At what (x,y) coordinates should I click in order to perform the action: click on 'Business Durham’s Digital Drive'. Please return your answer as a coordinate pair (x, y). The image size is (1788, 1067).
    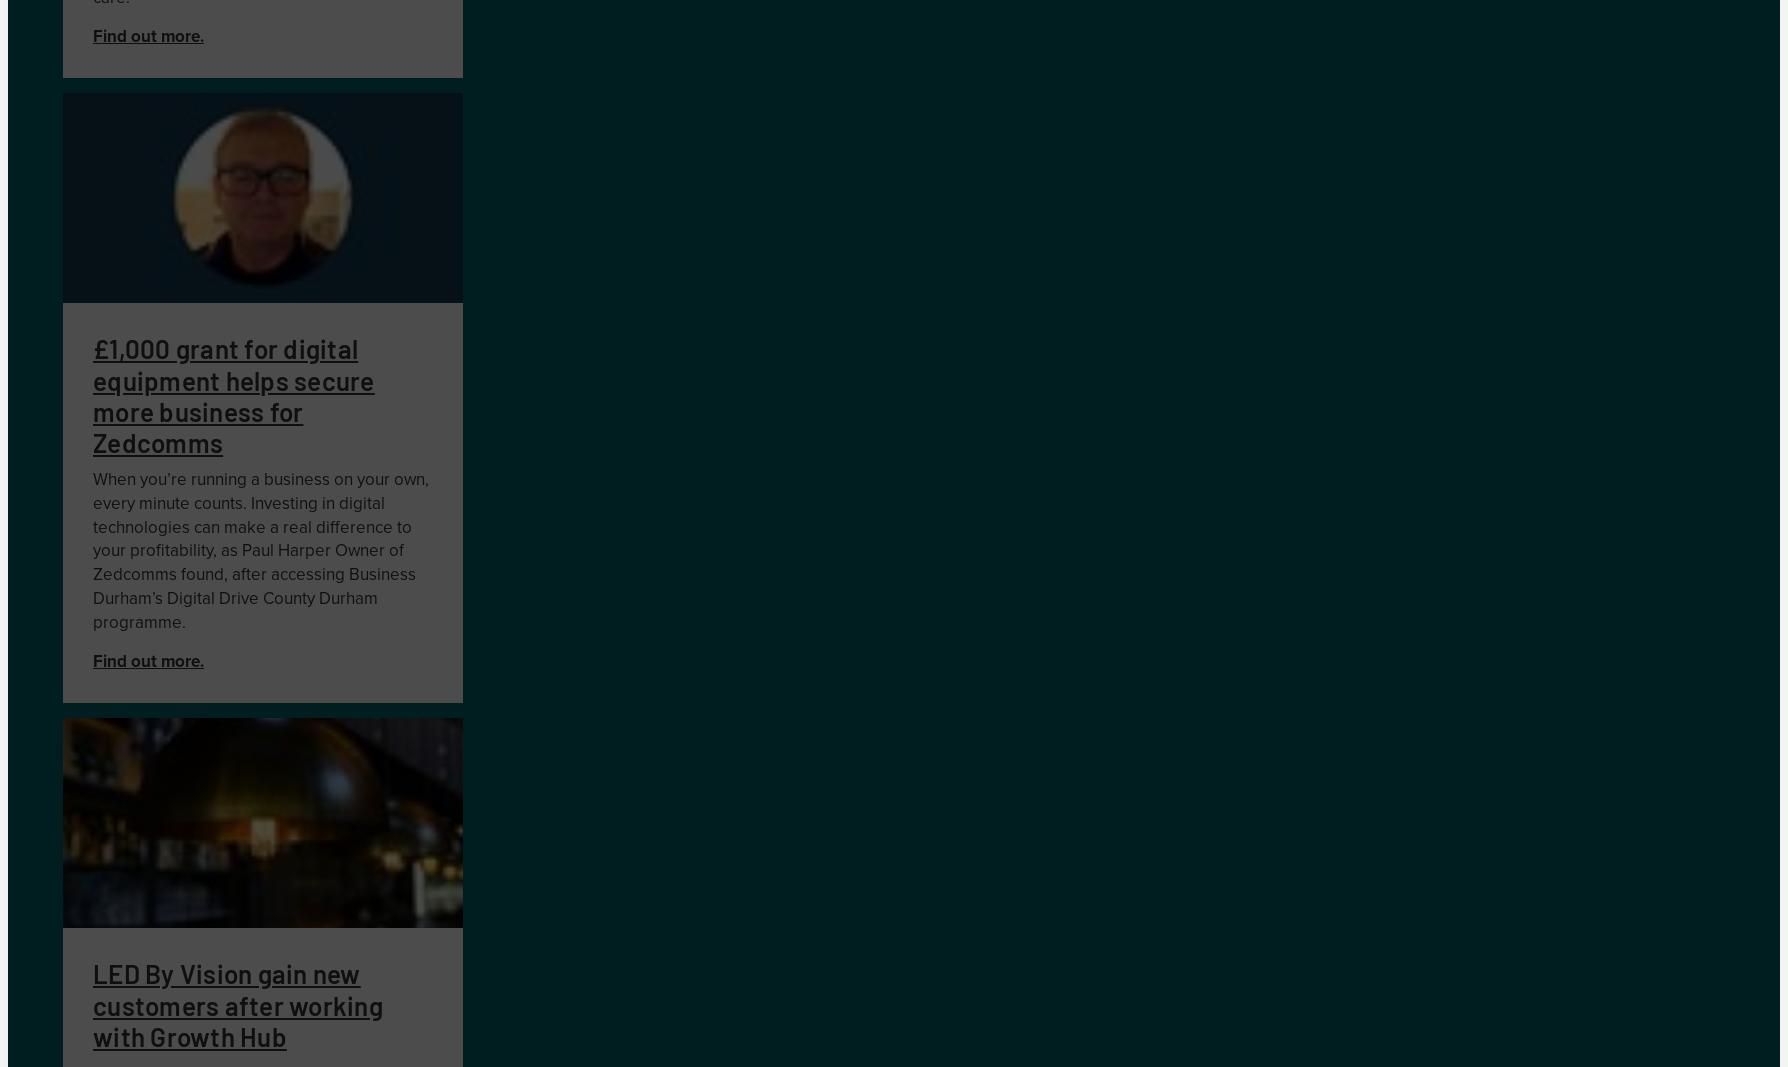
    Looking at the image, I should click on (253, 586).